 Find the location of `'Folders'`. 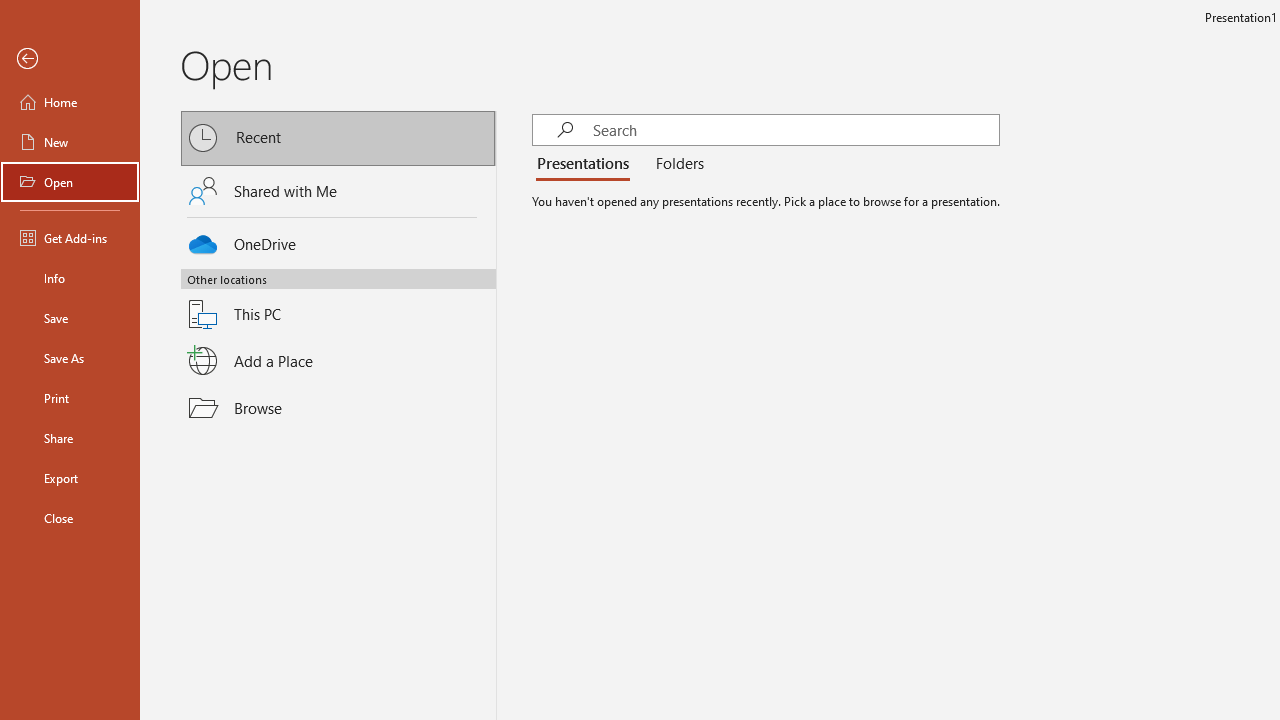

'Folders' is located at coordinates (676, 163).